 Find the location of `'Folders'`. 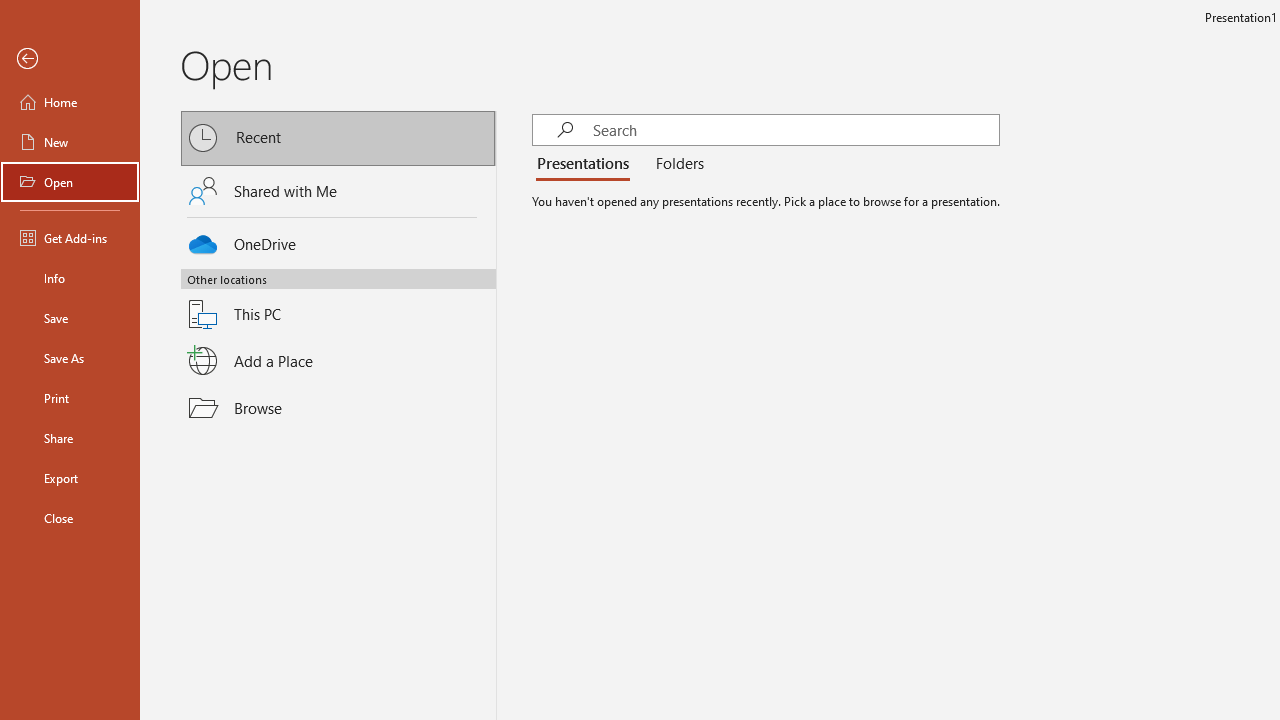

'Folders' is located at coordinates (676, 163).